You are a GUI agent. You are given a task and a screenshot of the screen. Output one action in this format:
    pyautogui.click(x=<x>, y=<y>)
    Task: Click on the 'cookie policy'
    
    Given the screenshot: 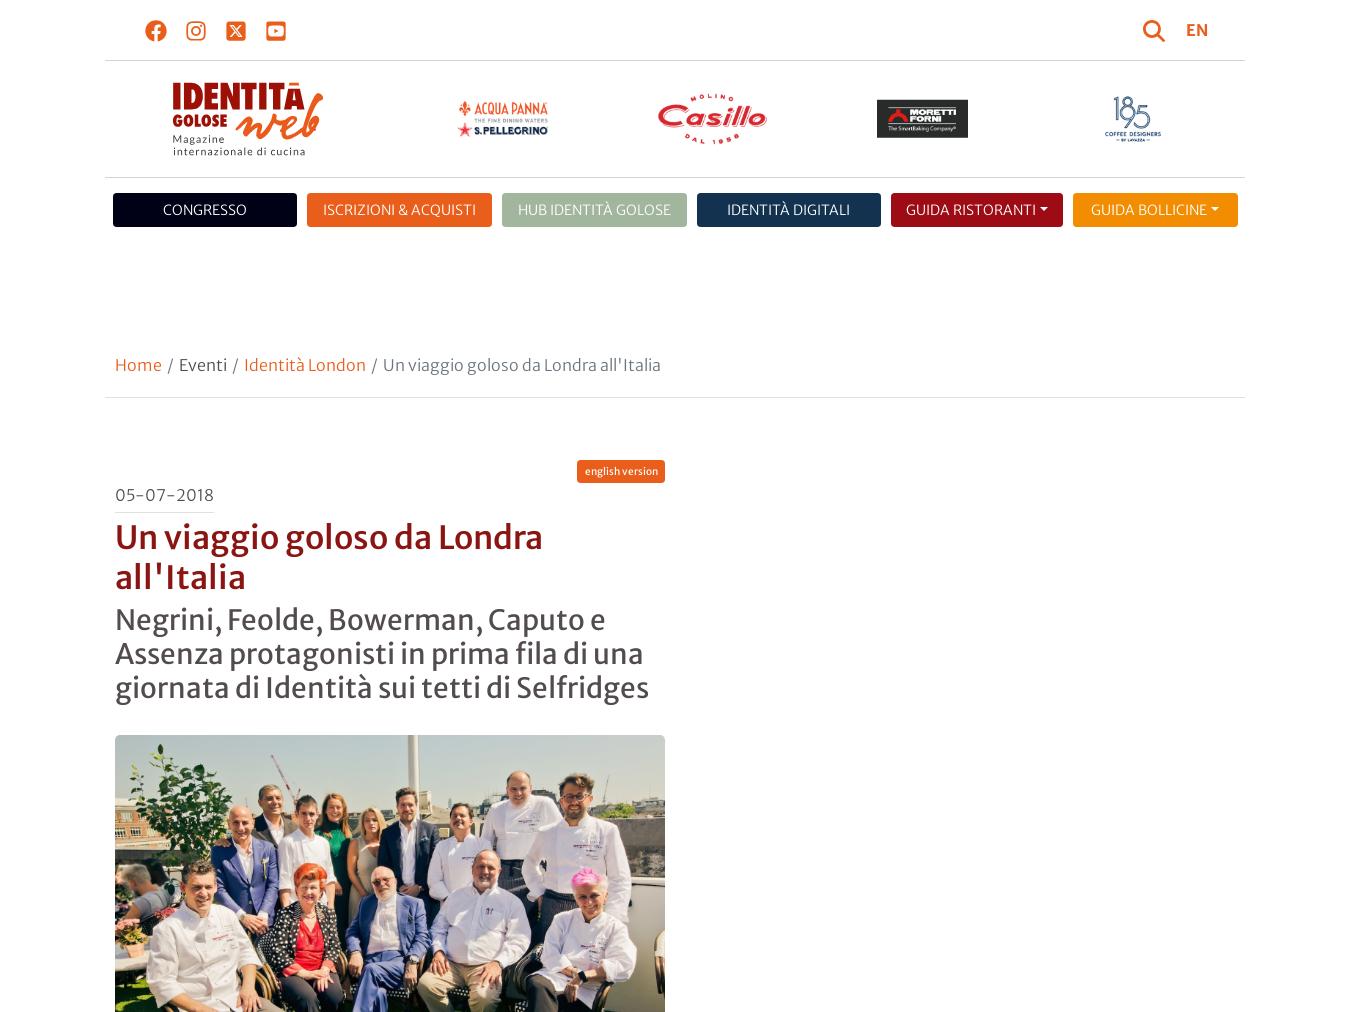 What is the action you would take?
    pyautogui.click(x=709, y=103)
    